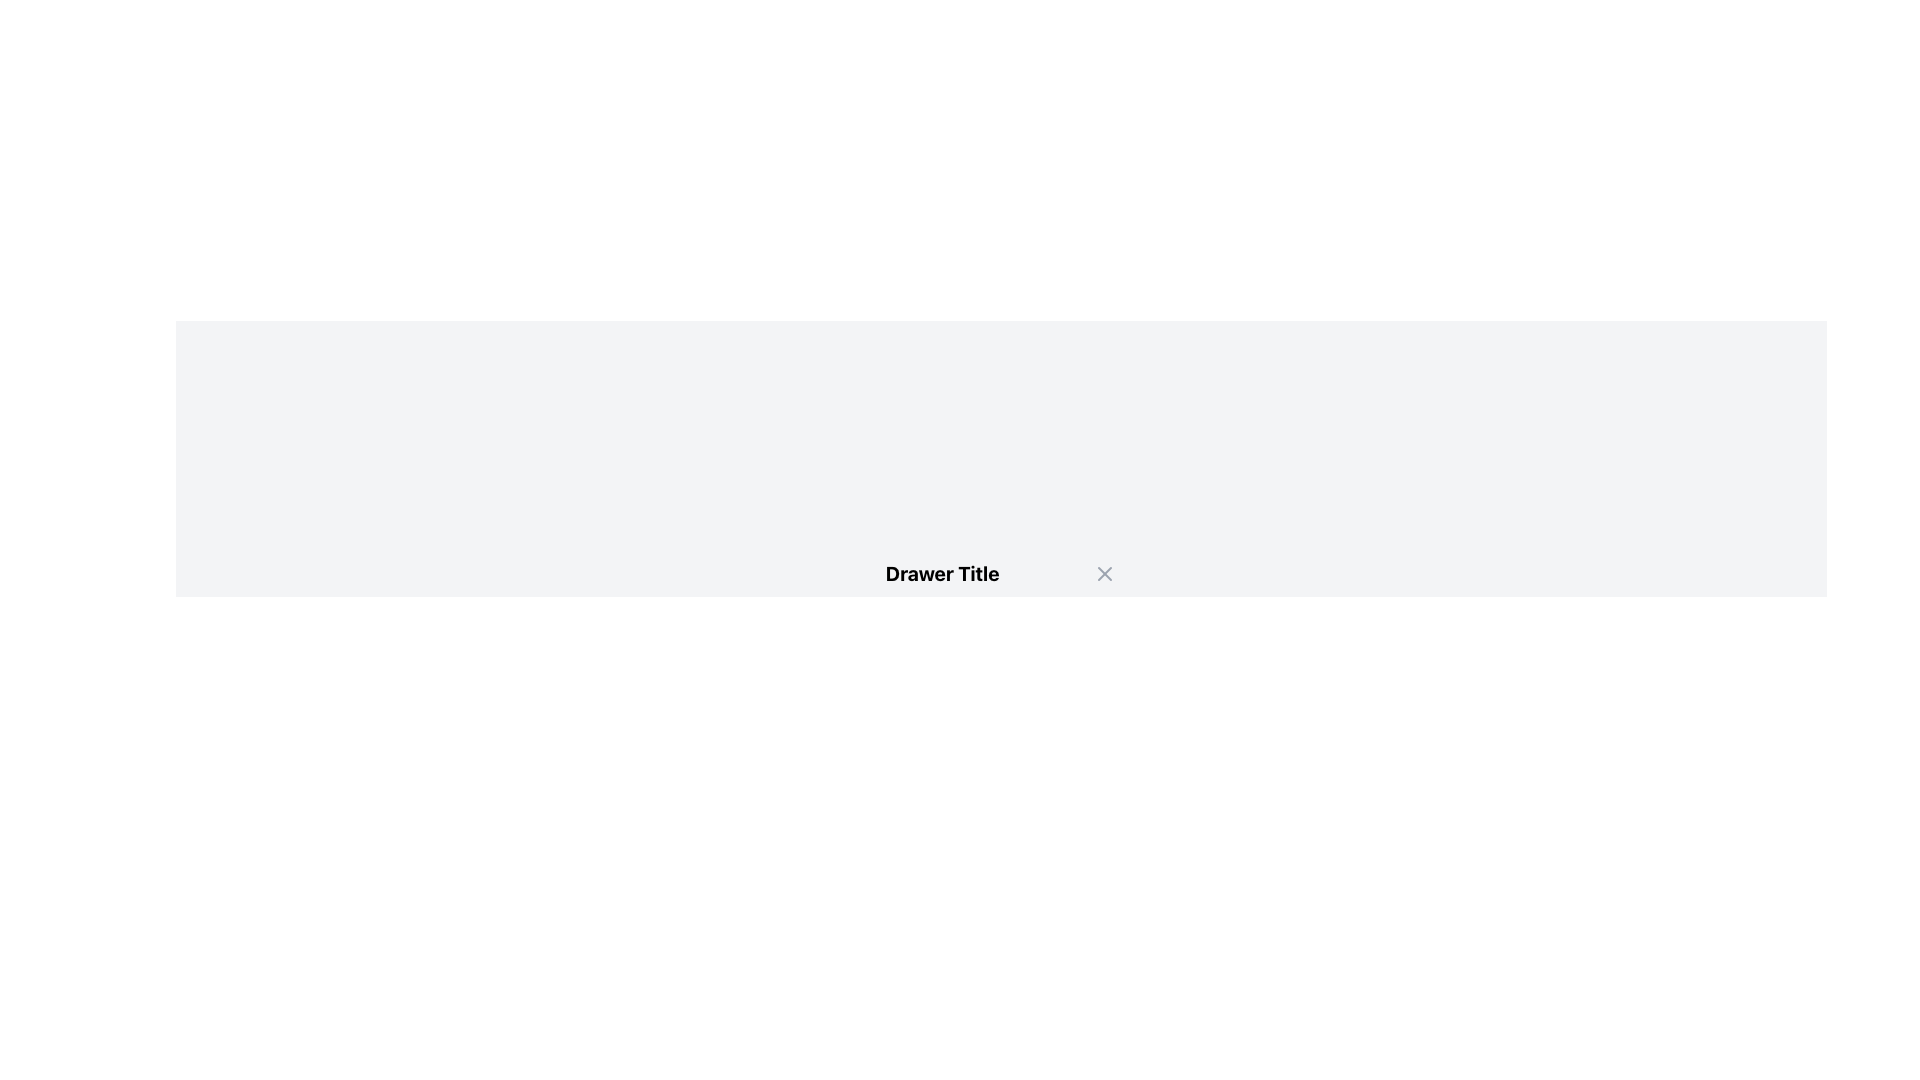  What do you see at coordinates (1104, 574) in the screenshot?
I see `the close icon represented by an 'X' in the bottom-right corner of the toolbar next to 'Drawer Title'` at bounding box center [1104, 574].